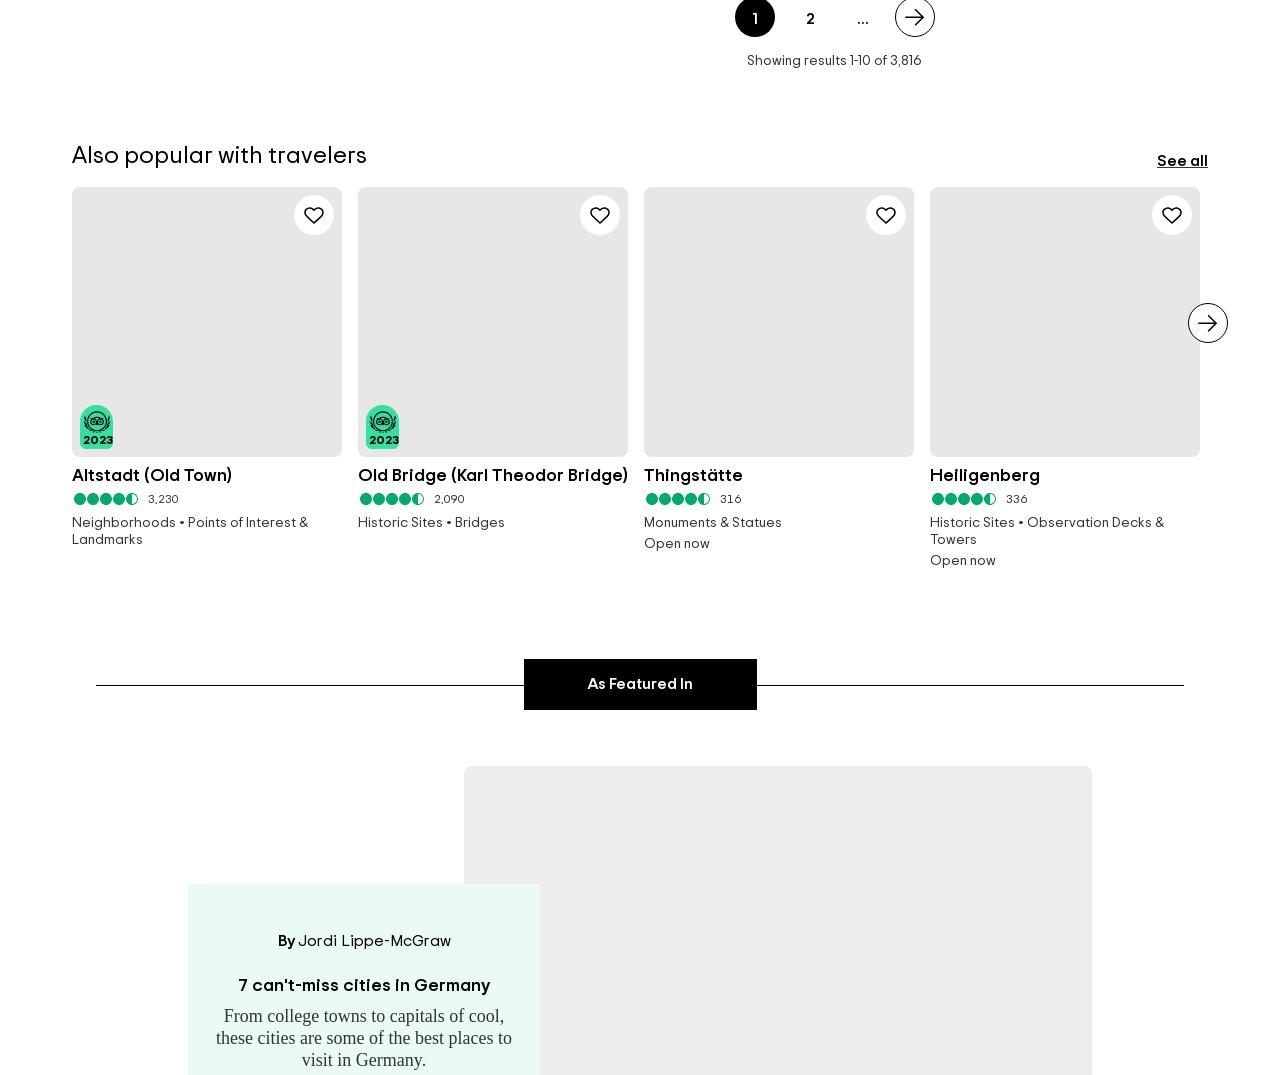 Image resolution: width=1280 pixels, height=1075 pixels. Describe the element at coordinates (1156, 161) in the screenshot. I see `'See all'` at that location.